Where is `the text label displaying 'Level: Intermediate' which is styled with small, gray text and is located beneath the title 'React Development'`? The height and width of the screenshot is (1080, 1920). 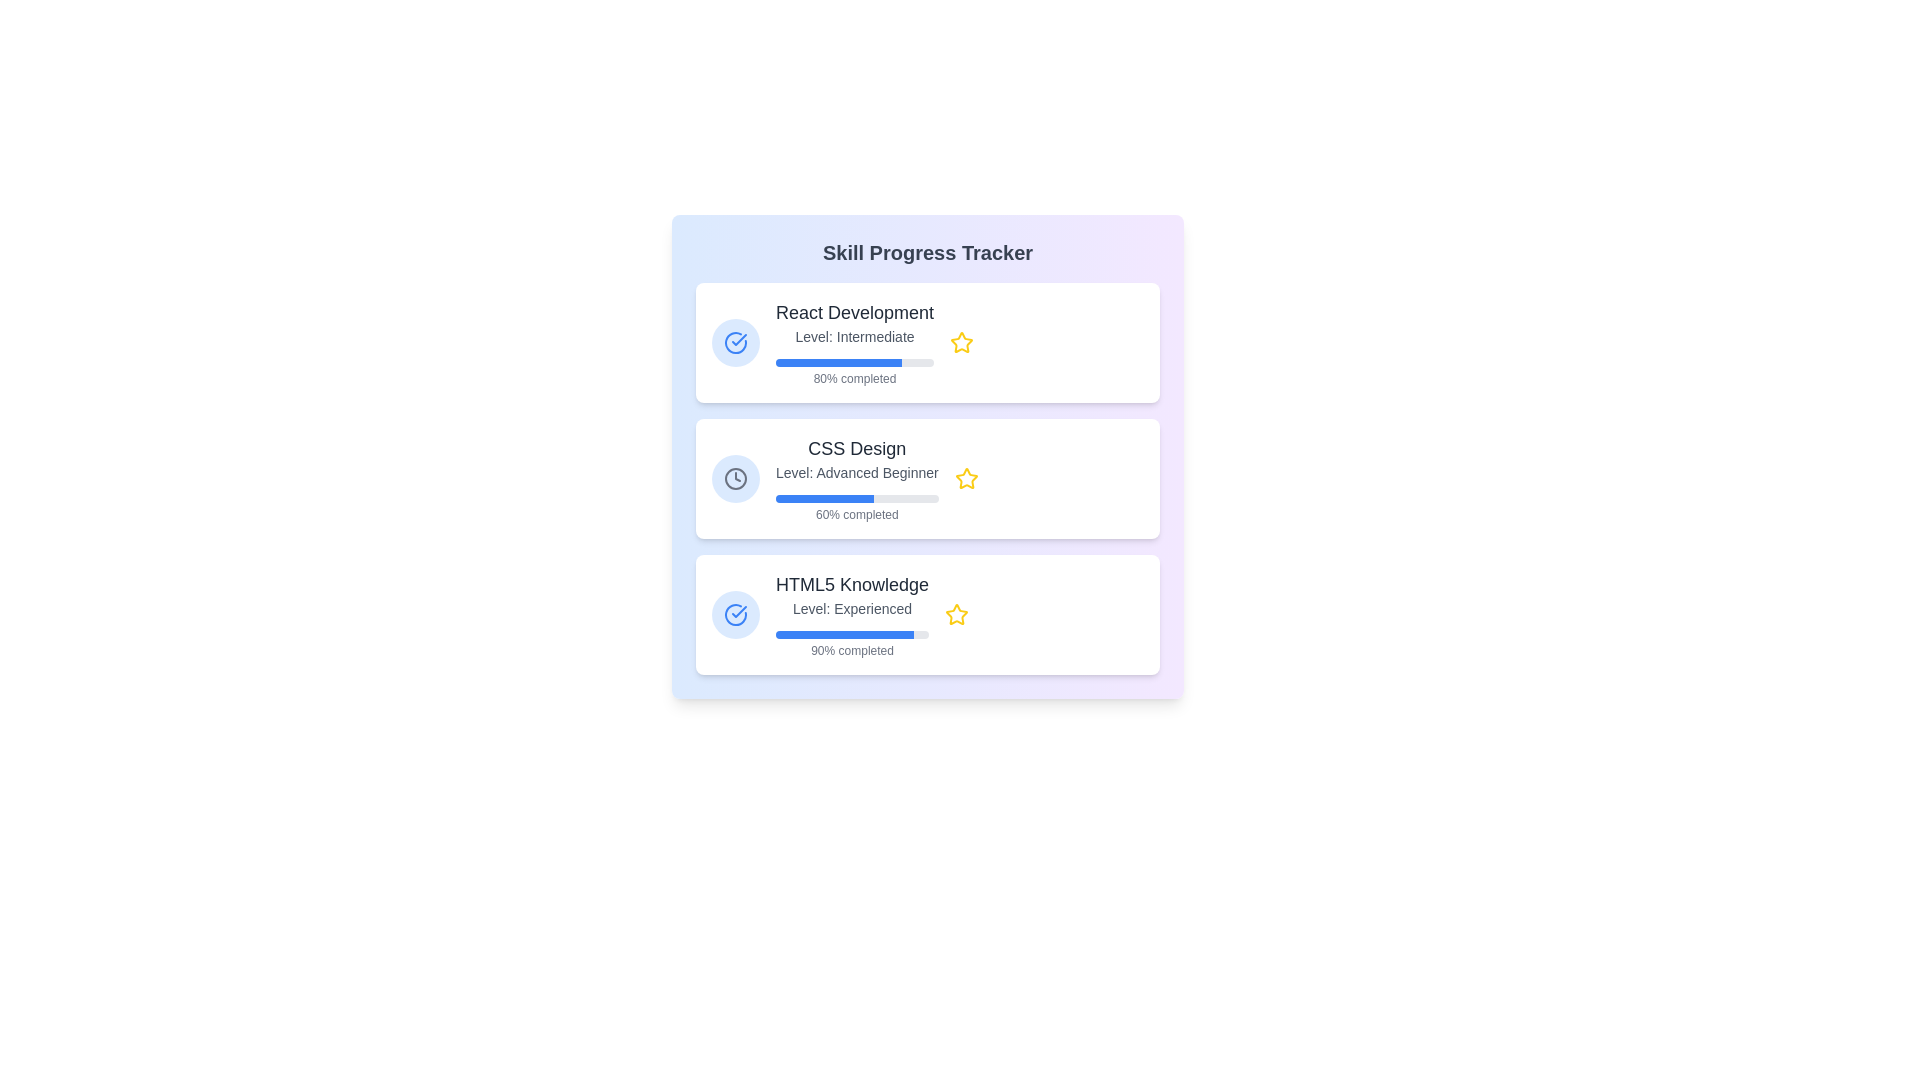
the text label displaying 'Level: Intermediate' which is styled with small, gray text and is located beneath the title 'React Development' is located at coordinates (854, 335).